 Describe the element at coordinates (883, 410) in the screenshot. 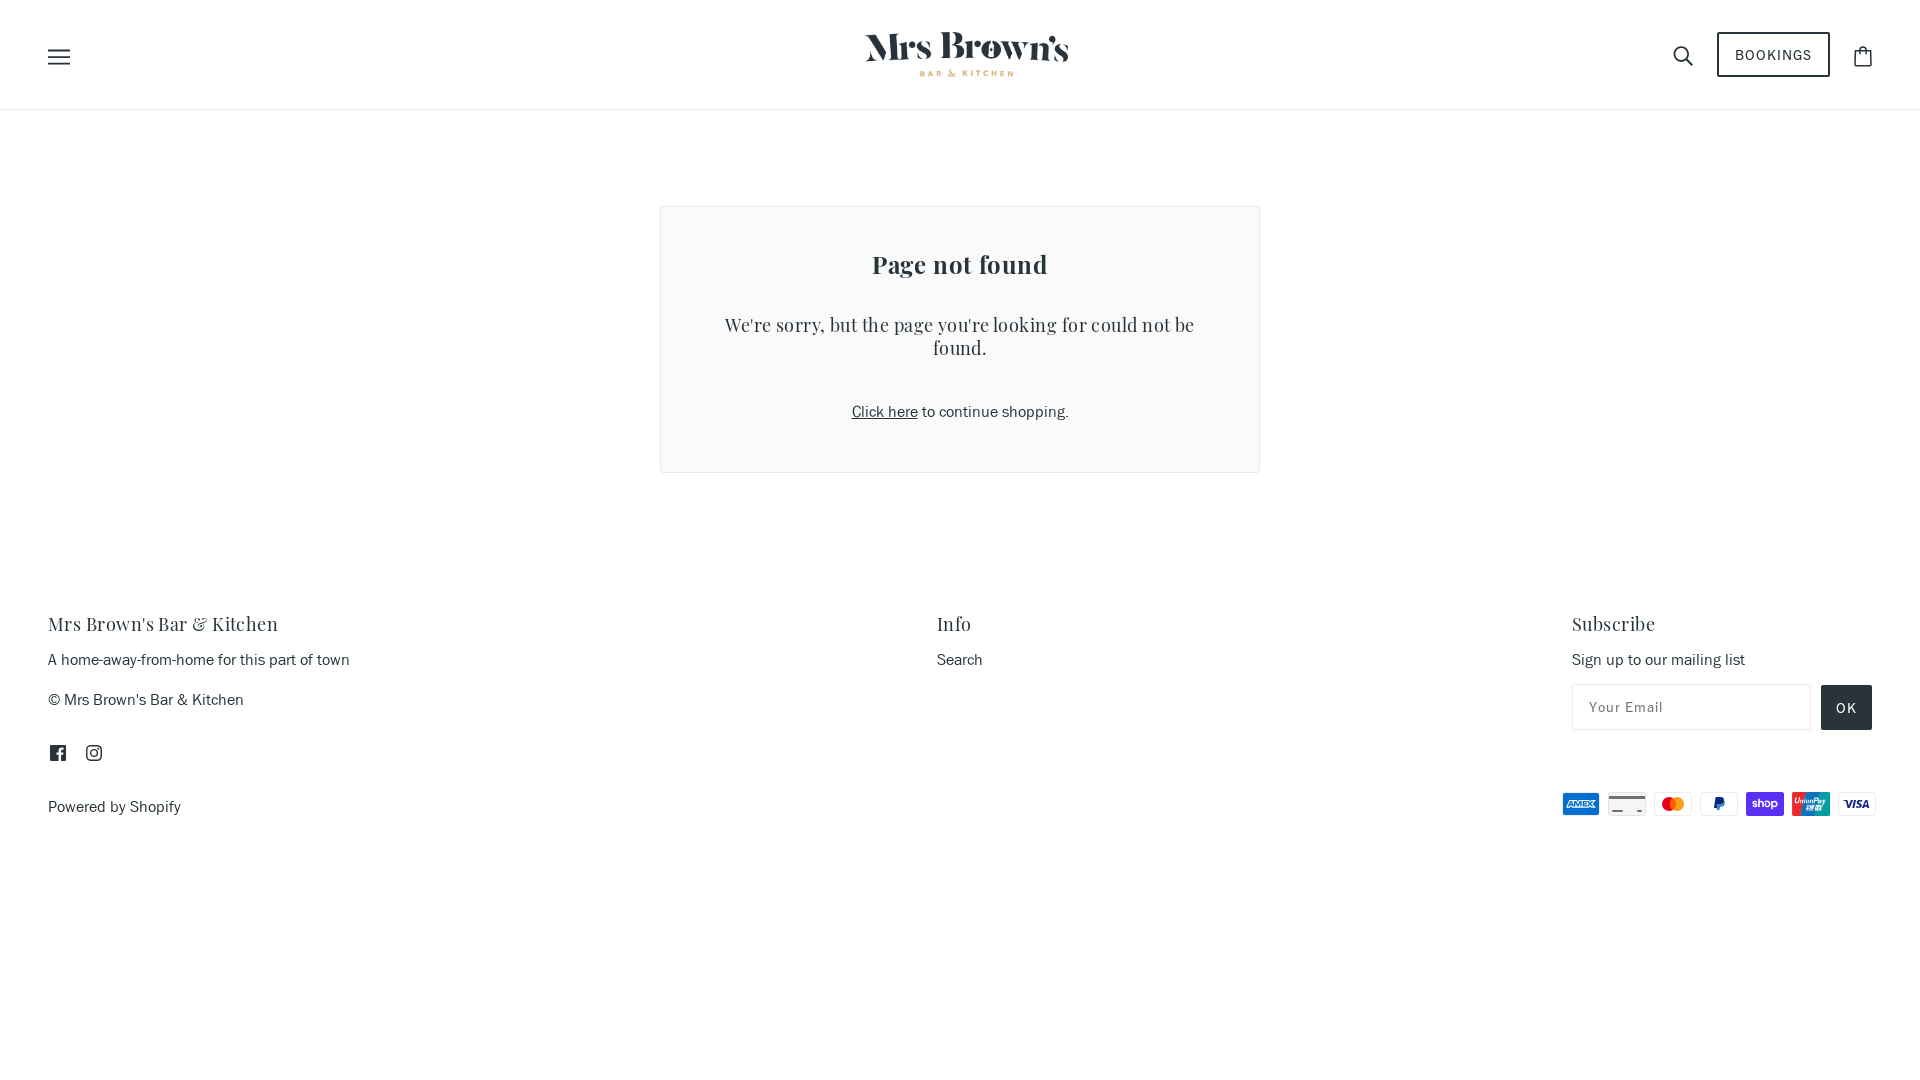

I see `'Click here'` at that location.